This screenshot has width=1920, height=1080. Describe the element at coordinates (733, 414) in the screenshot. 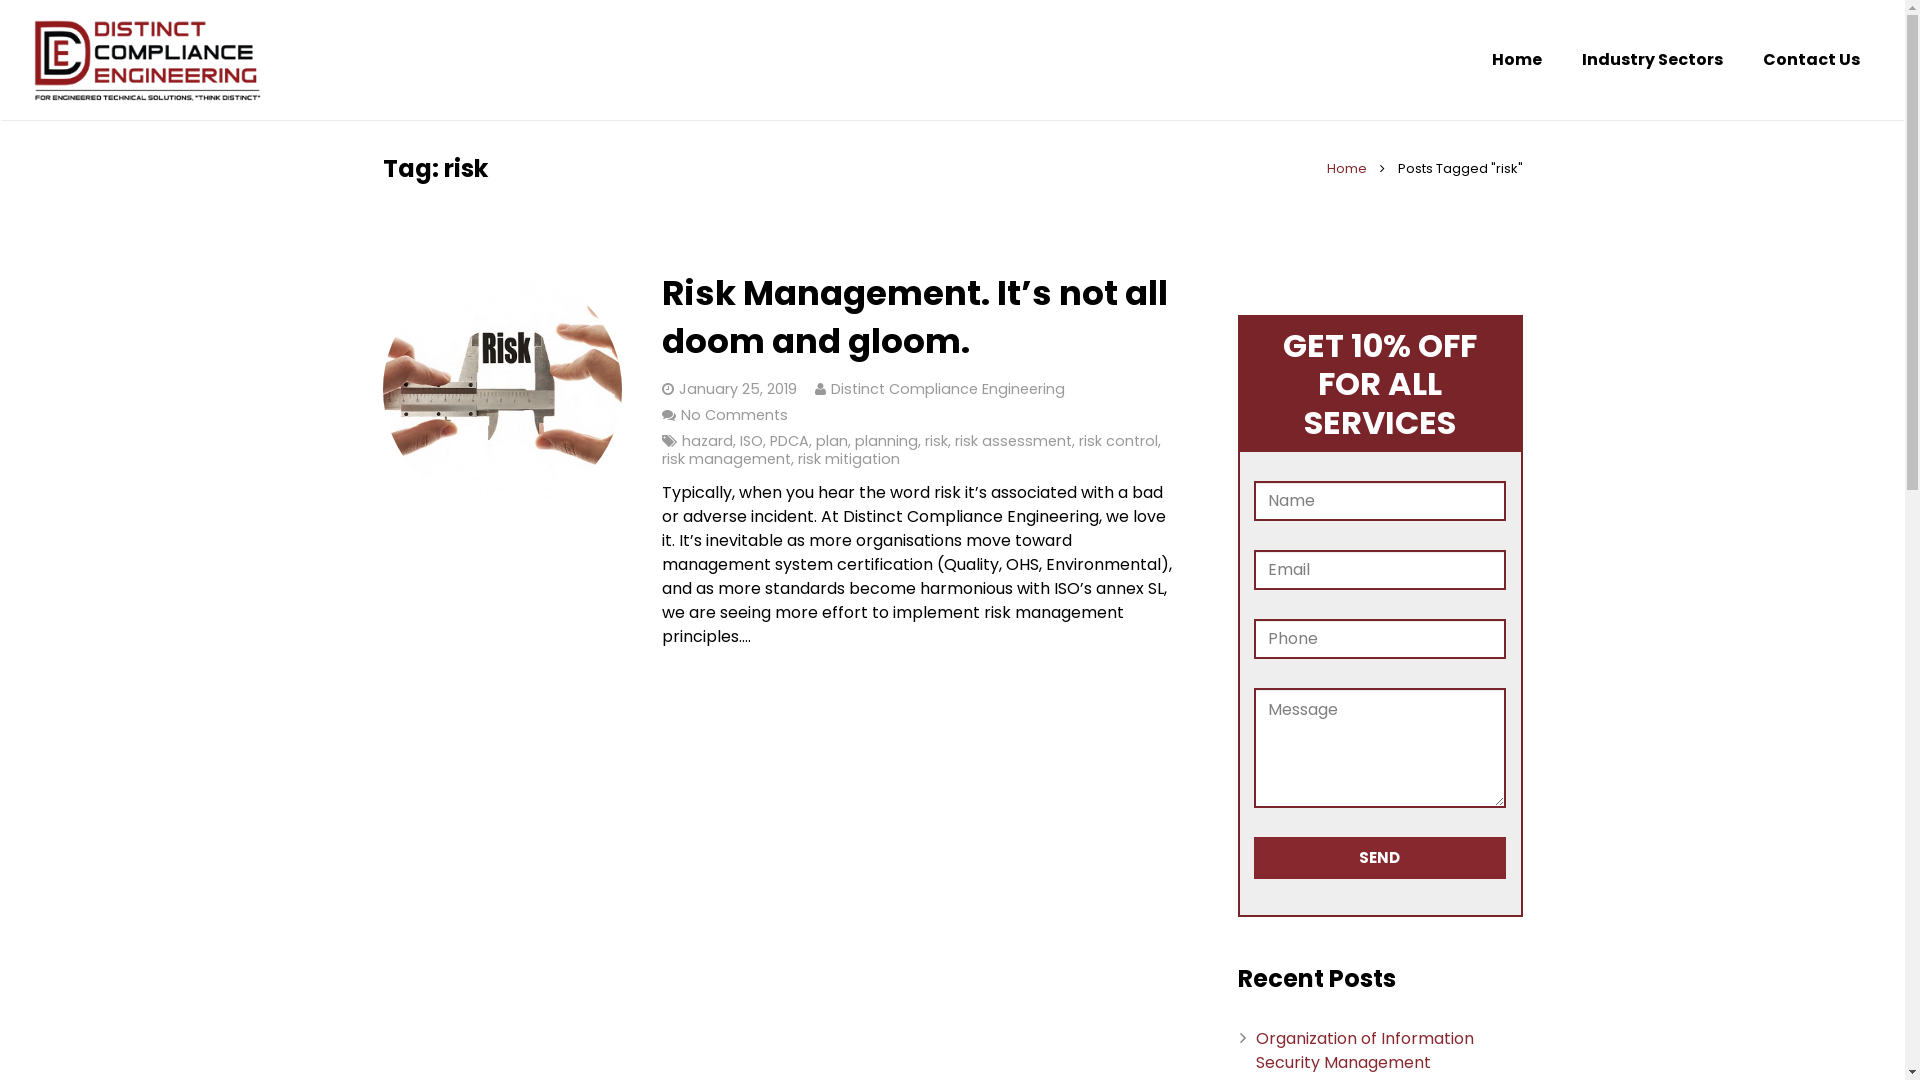

I see `'No Comments'` at that location.